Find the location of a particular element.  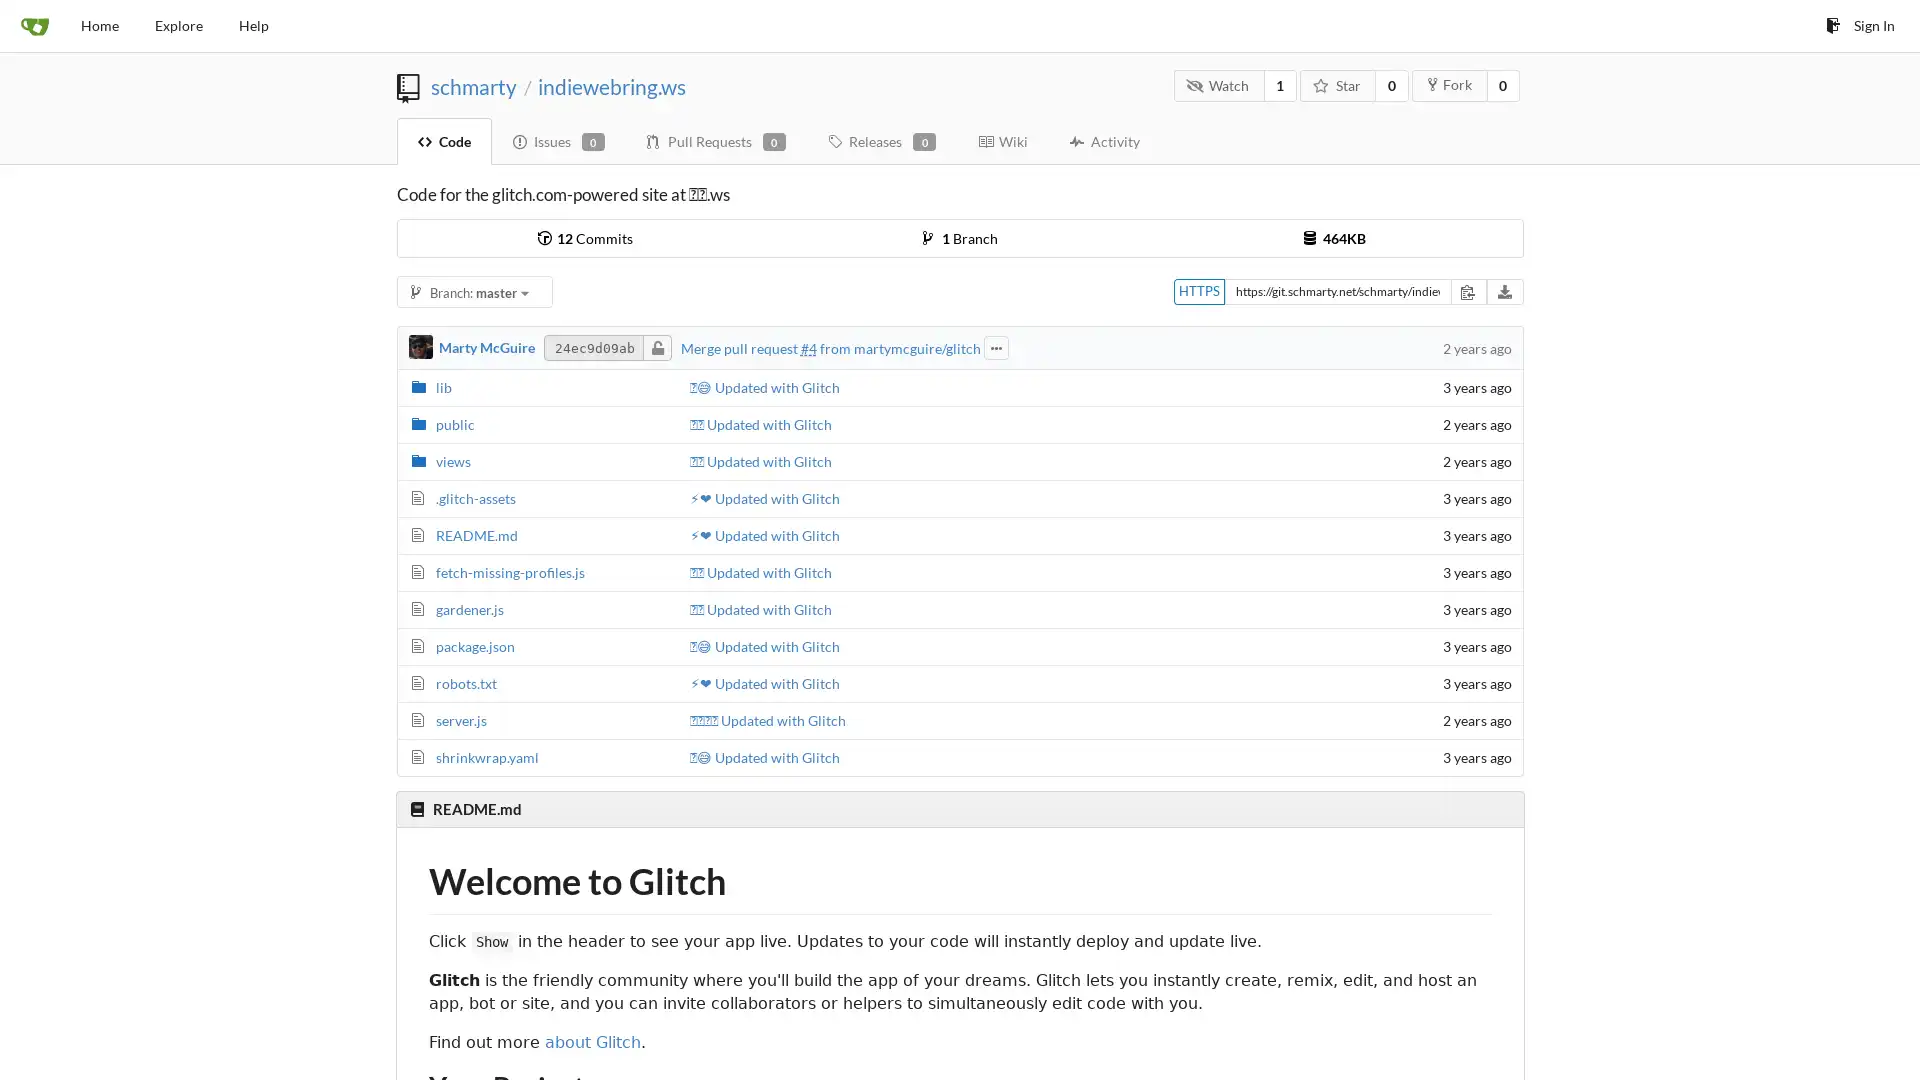

HTTPS is located at coordinates (1198, 291).